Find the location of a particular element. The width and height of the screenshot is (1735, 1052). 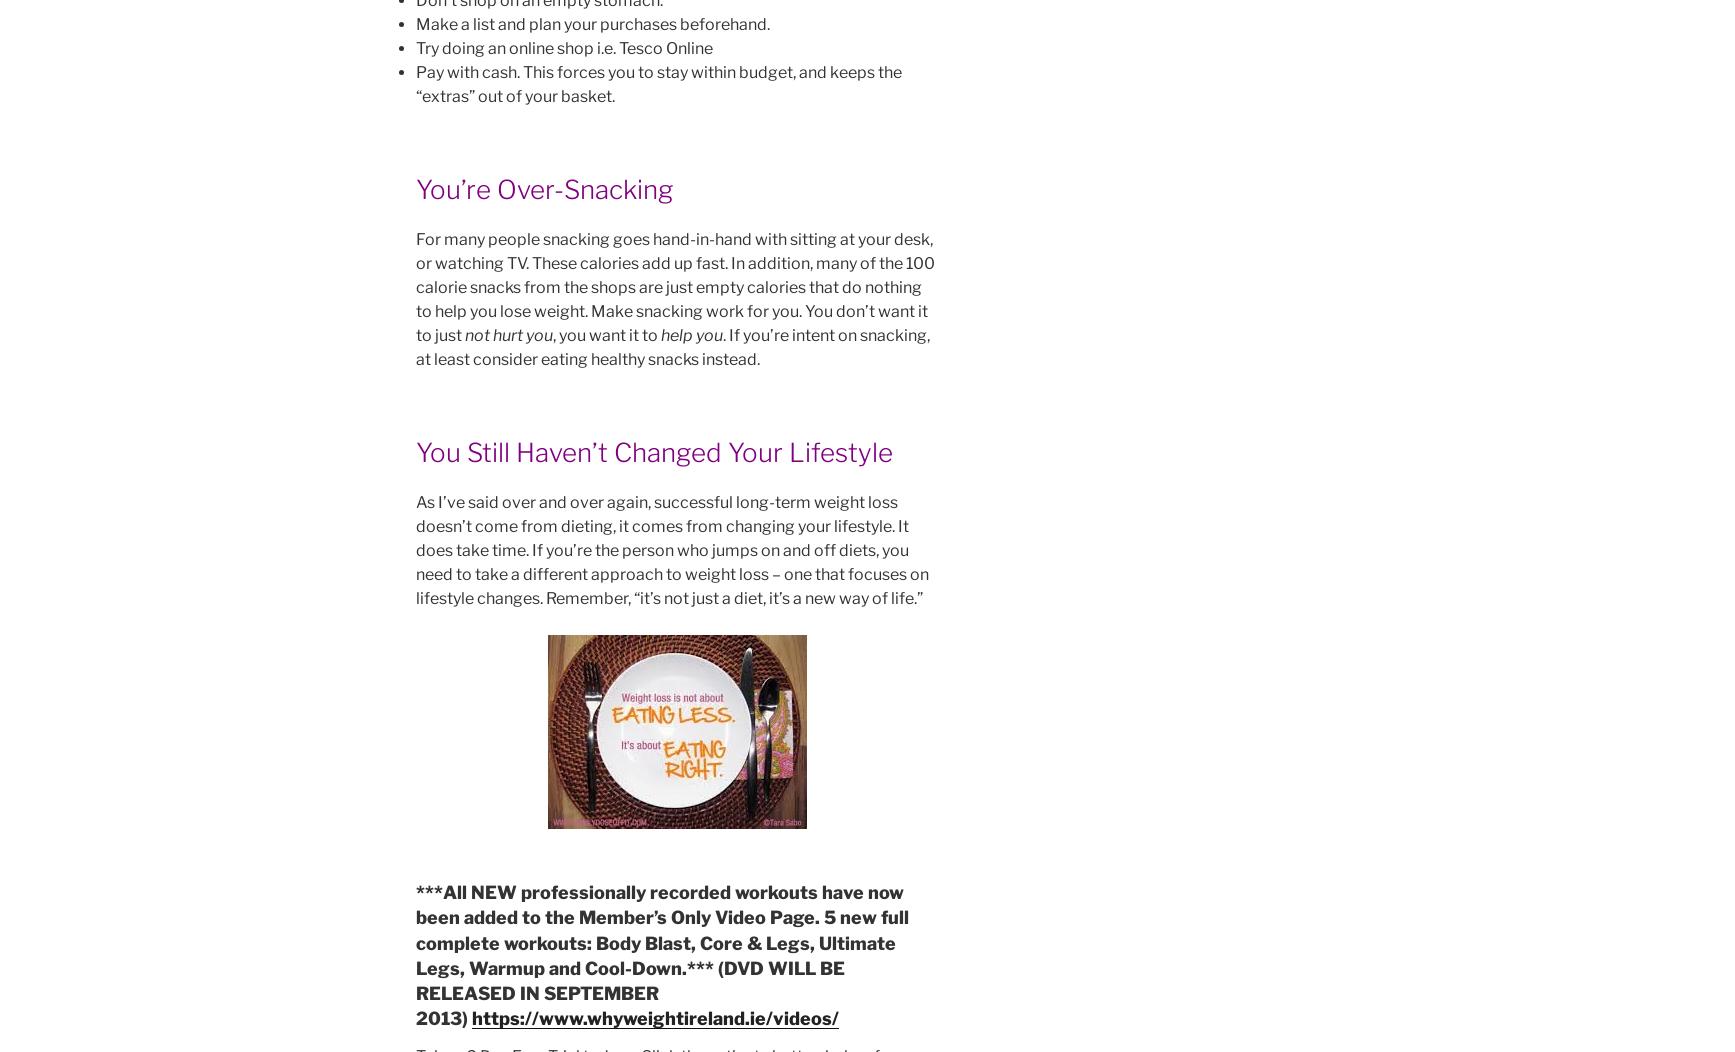

'As I’ve said over and over again, successful long-term weight loss doesn’t come from dieting, it comes from changing your lifestyle. It does take time. If you’re the person who jumps on and off diets, you need to take a different approach to weight loss – one that focuses on lifestyle changes. Remember, “it’s not just a diet, it’s a new way of life.”' is located at coordinates (671, 550).